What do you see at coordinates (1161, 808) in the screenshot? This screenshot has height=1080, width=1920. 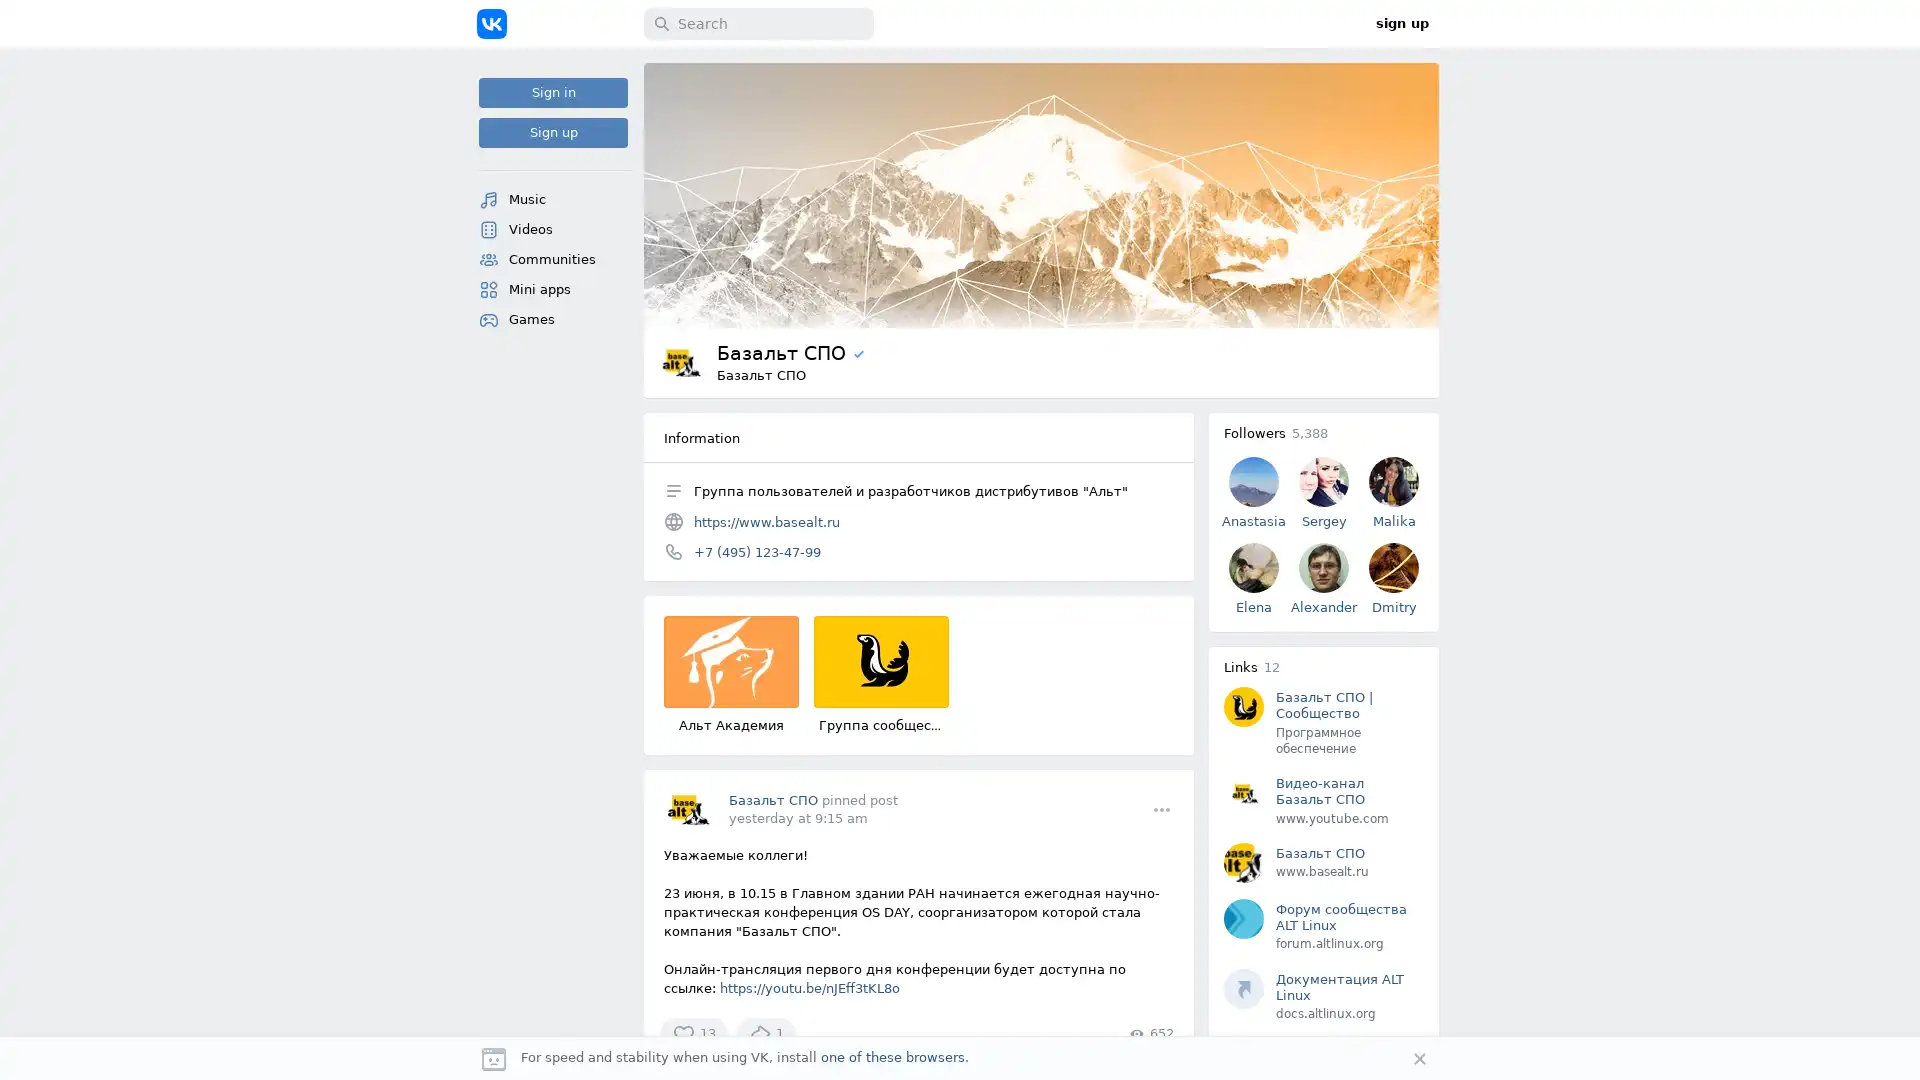 I see `Actions` at bounding box center [1161, 808].